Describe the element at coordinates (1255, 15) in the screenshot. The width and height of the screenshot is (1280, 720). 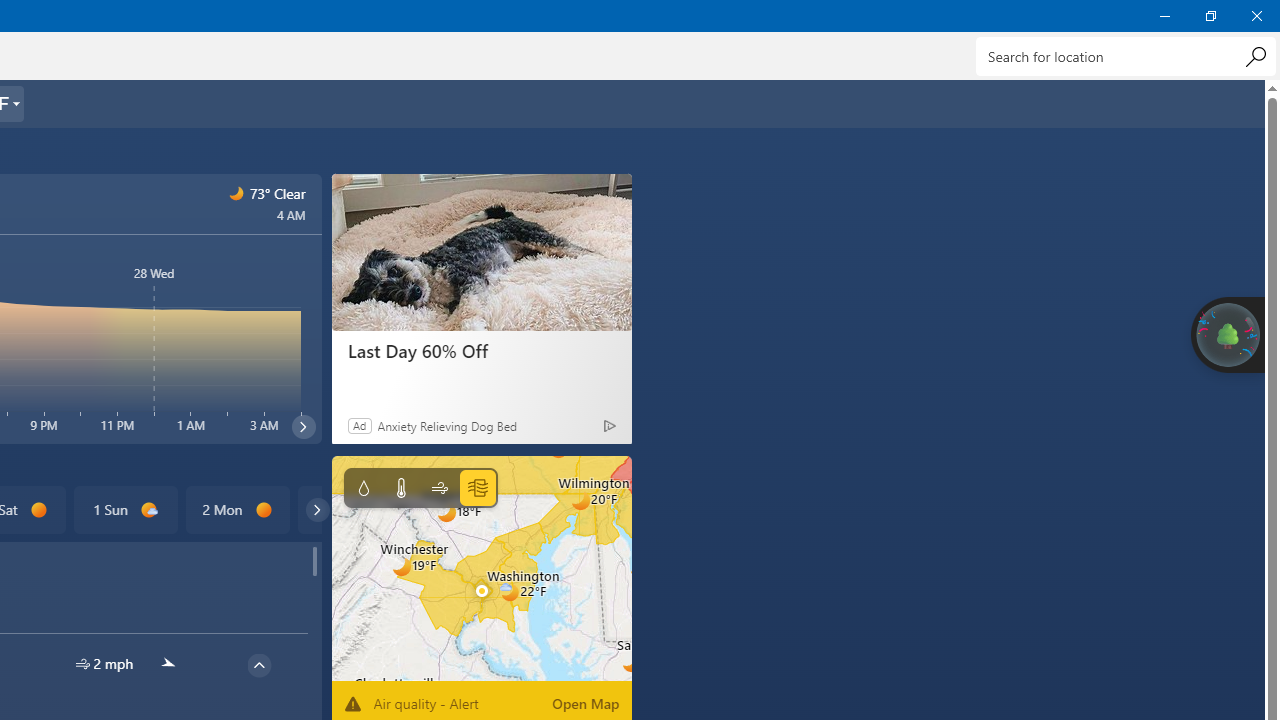
I see `'Close Weather'` at that location.